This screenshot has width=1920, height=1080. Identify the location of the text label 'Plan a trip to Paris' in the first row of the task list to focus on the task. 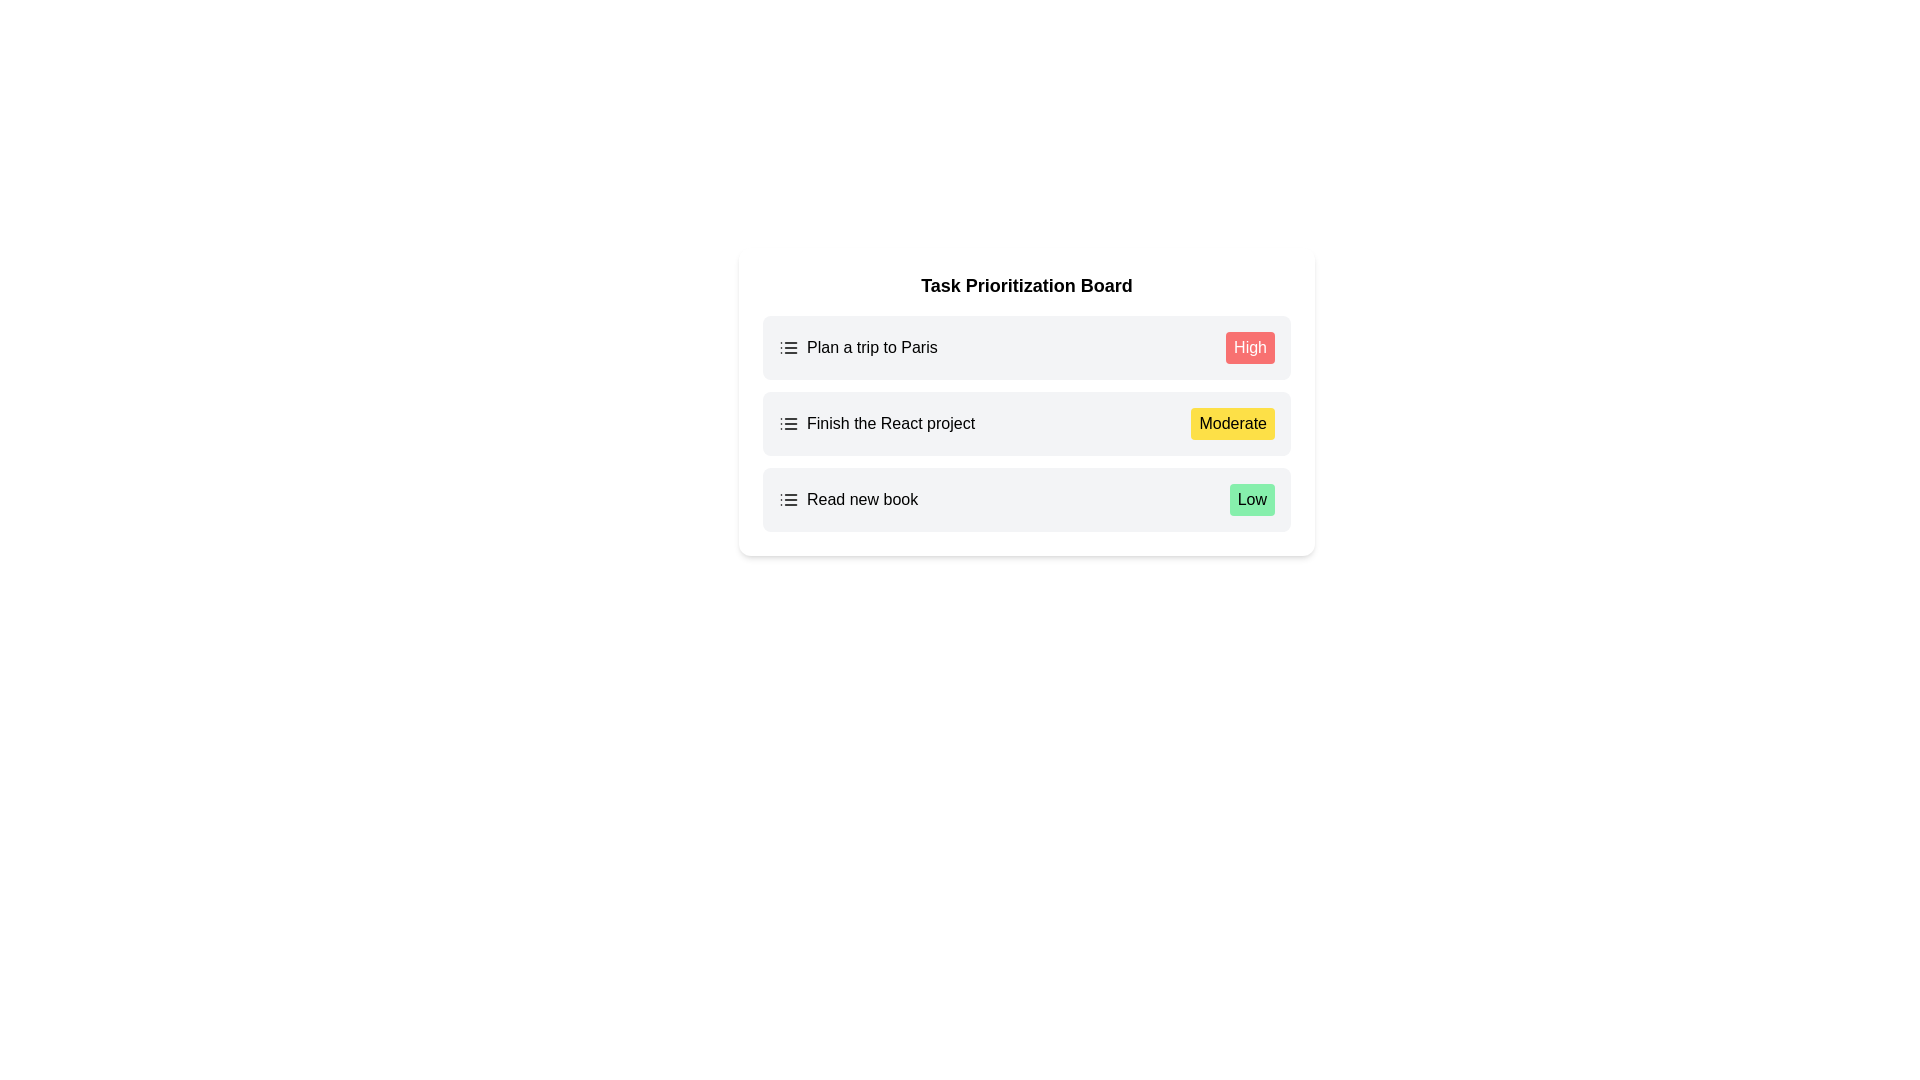
(858, 346).